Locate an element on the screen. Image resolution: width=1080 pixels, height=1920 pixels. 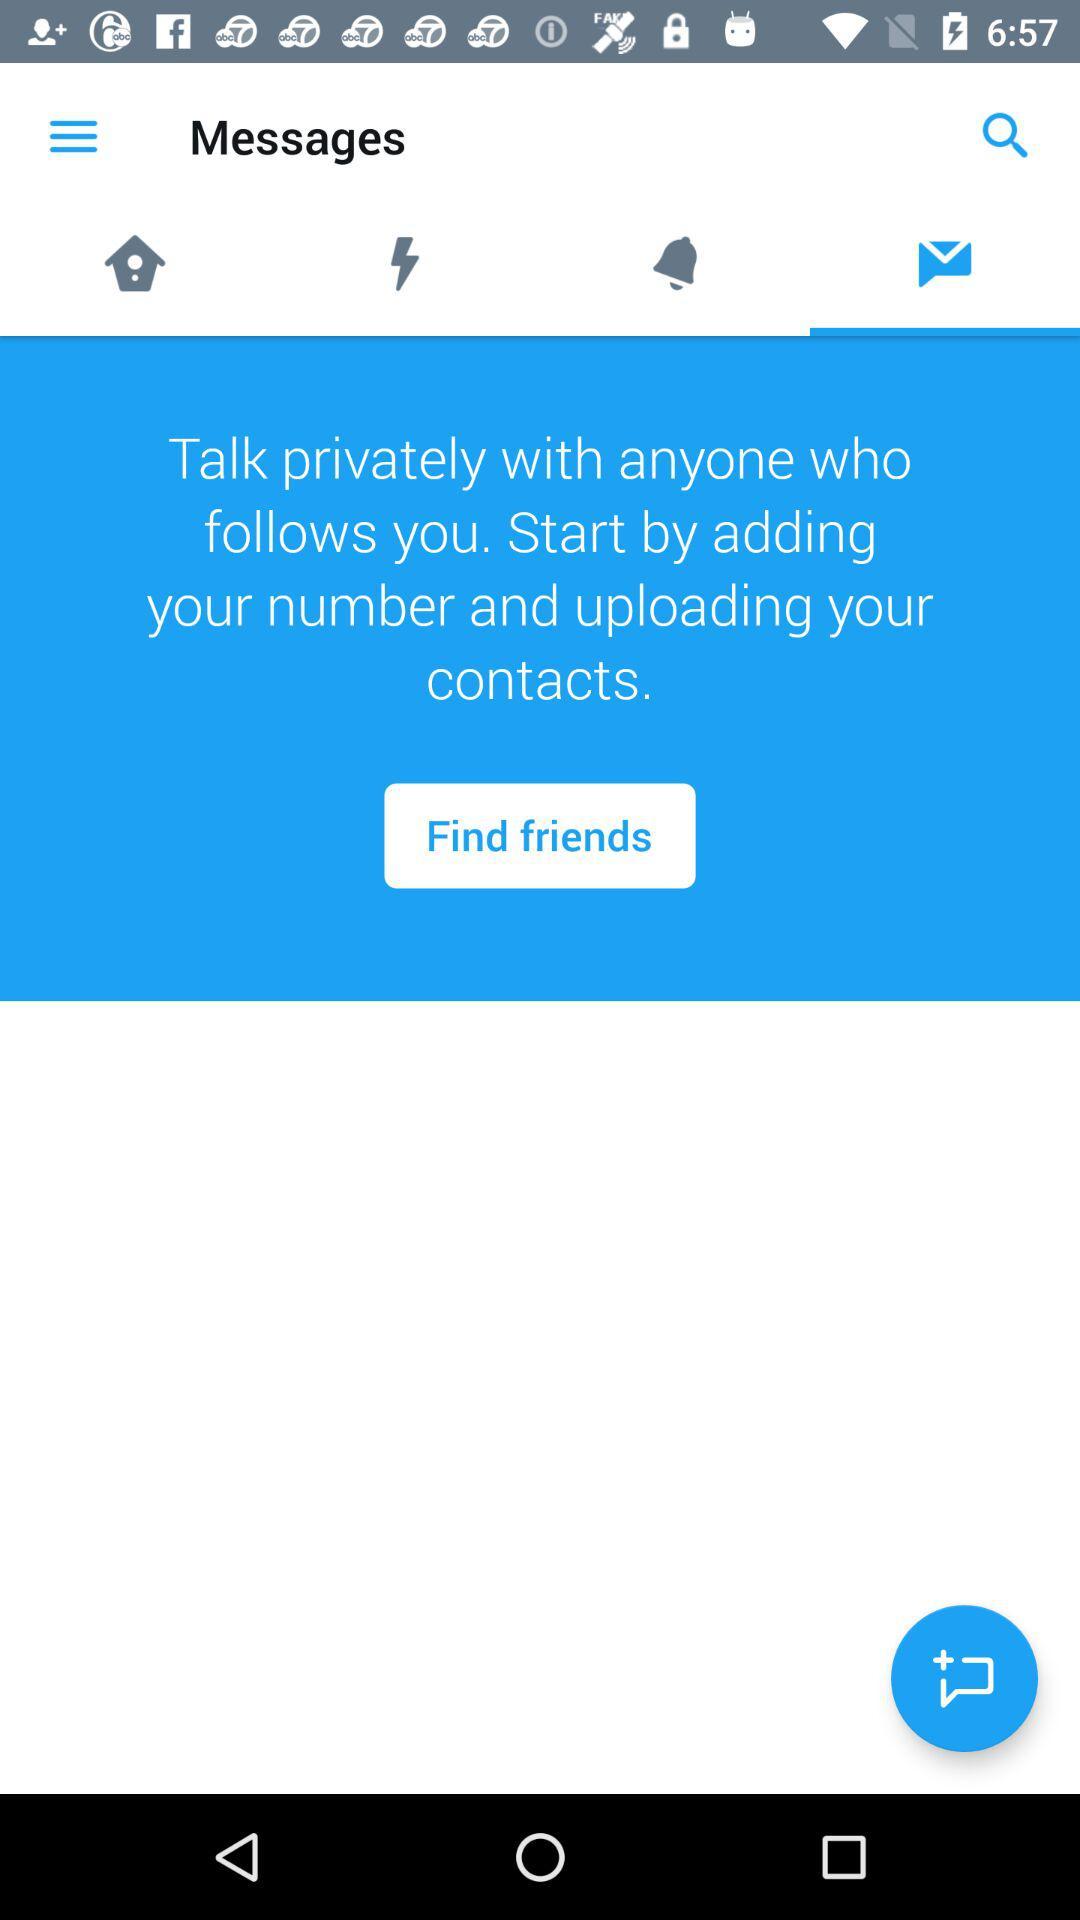
the find friends at the center is located at coordinates (540, 835).